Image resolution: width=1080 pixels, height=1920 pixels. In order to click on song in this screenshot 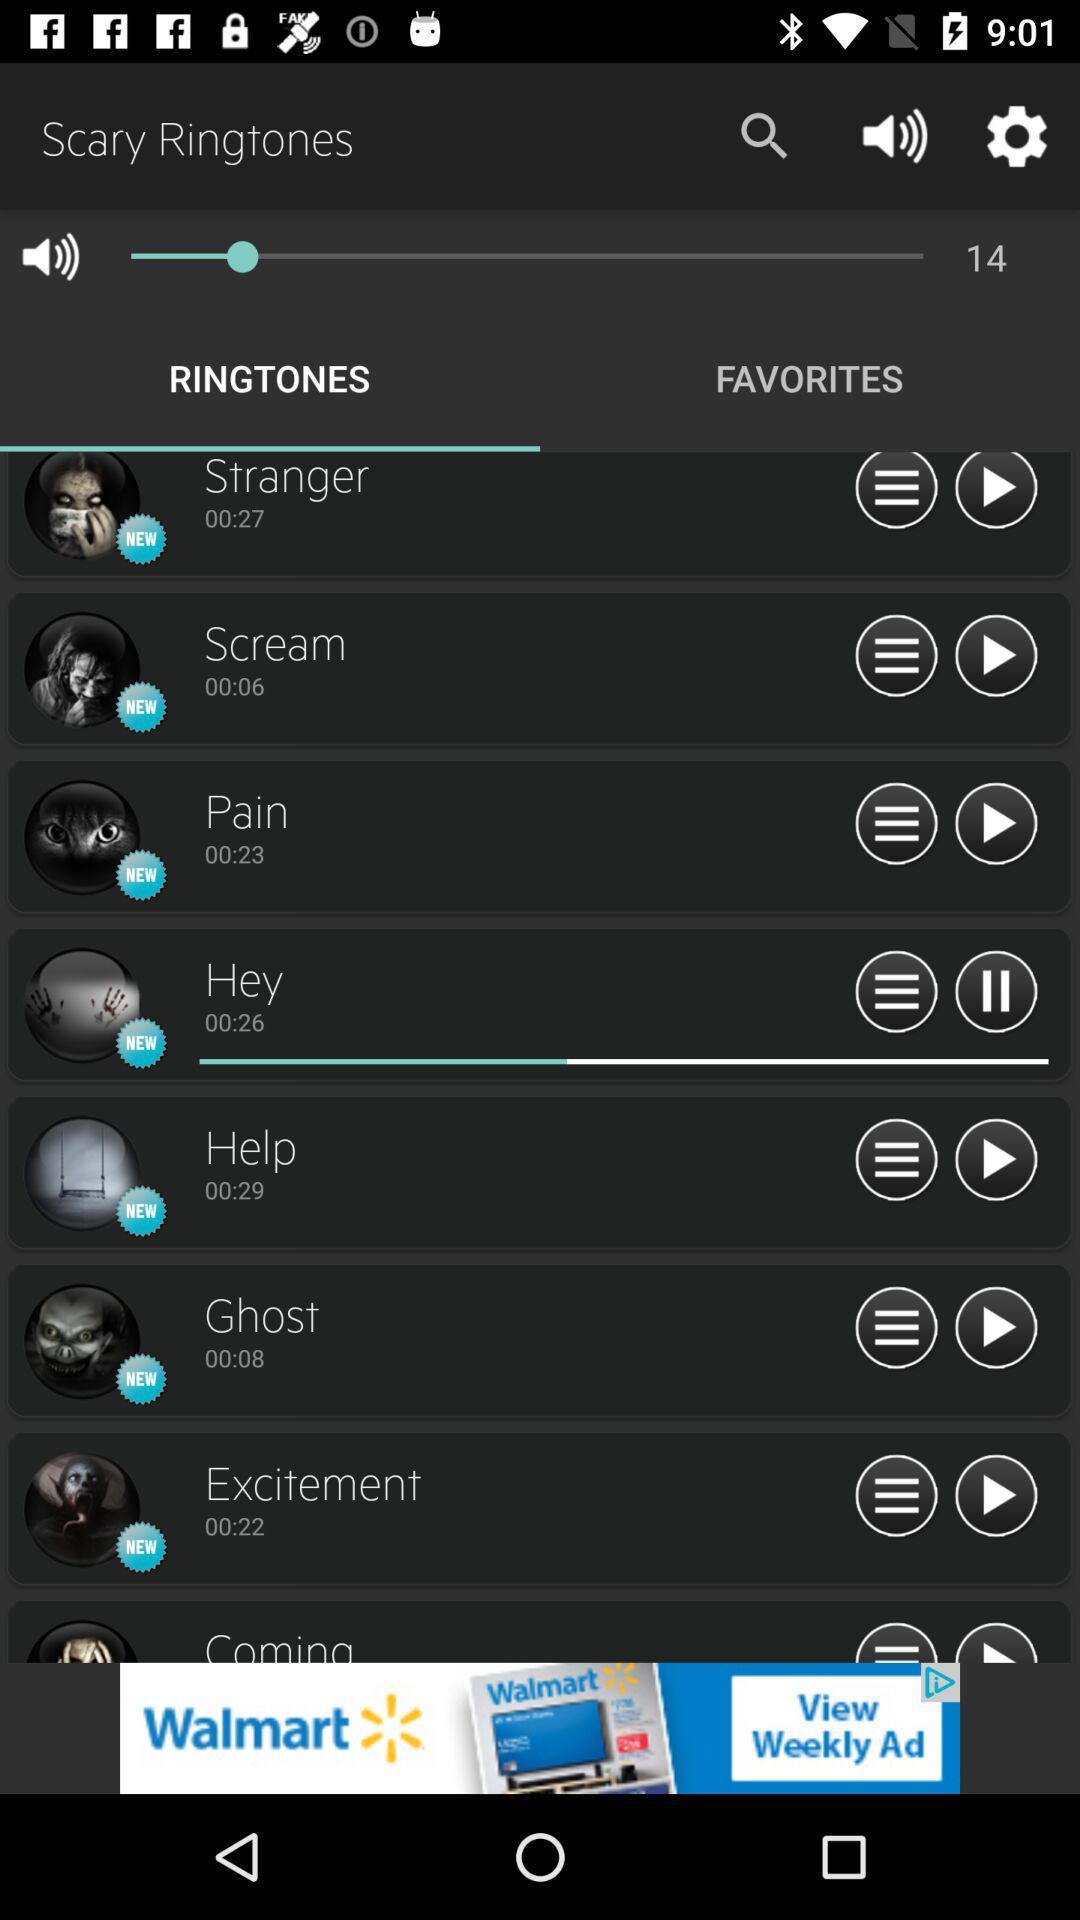, I will do `click(995, 657)`.